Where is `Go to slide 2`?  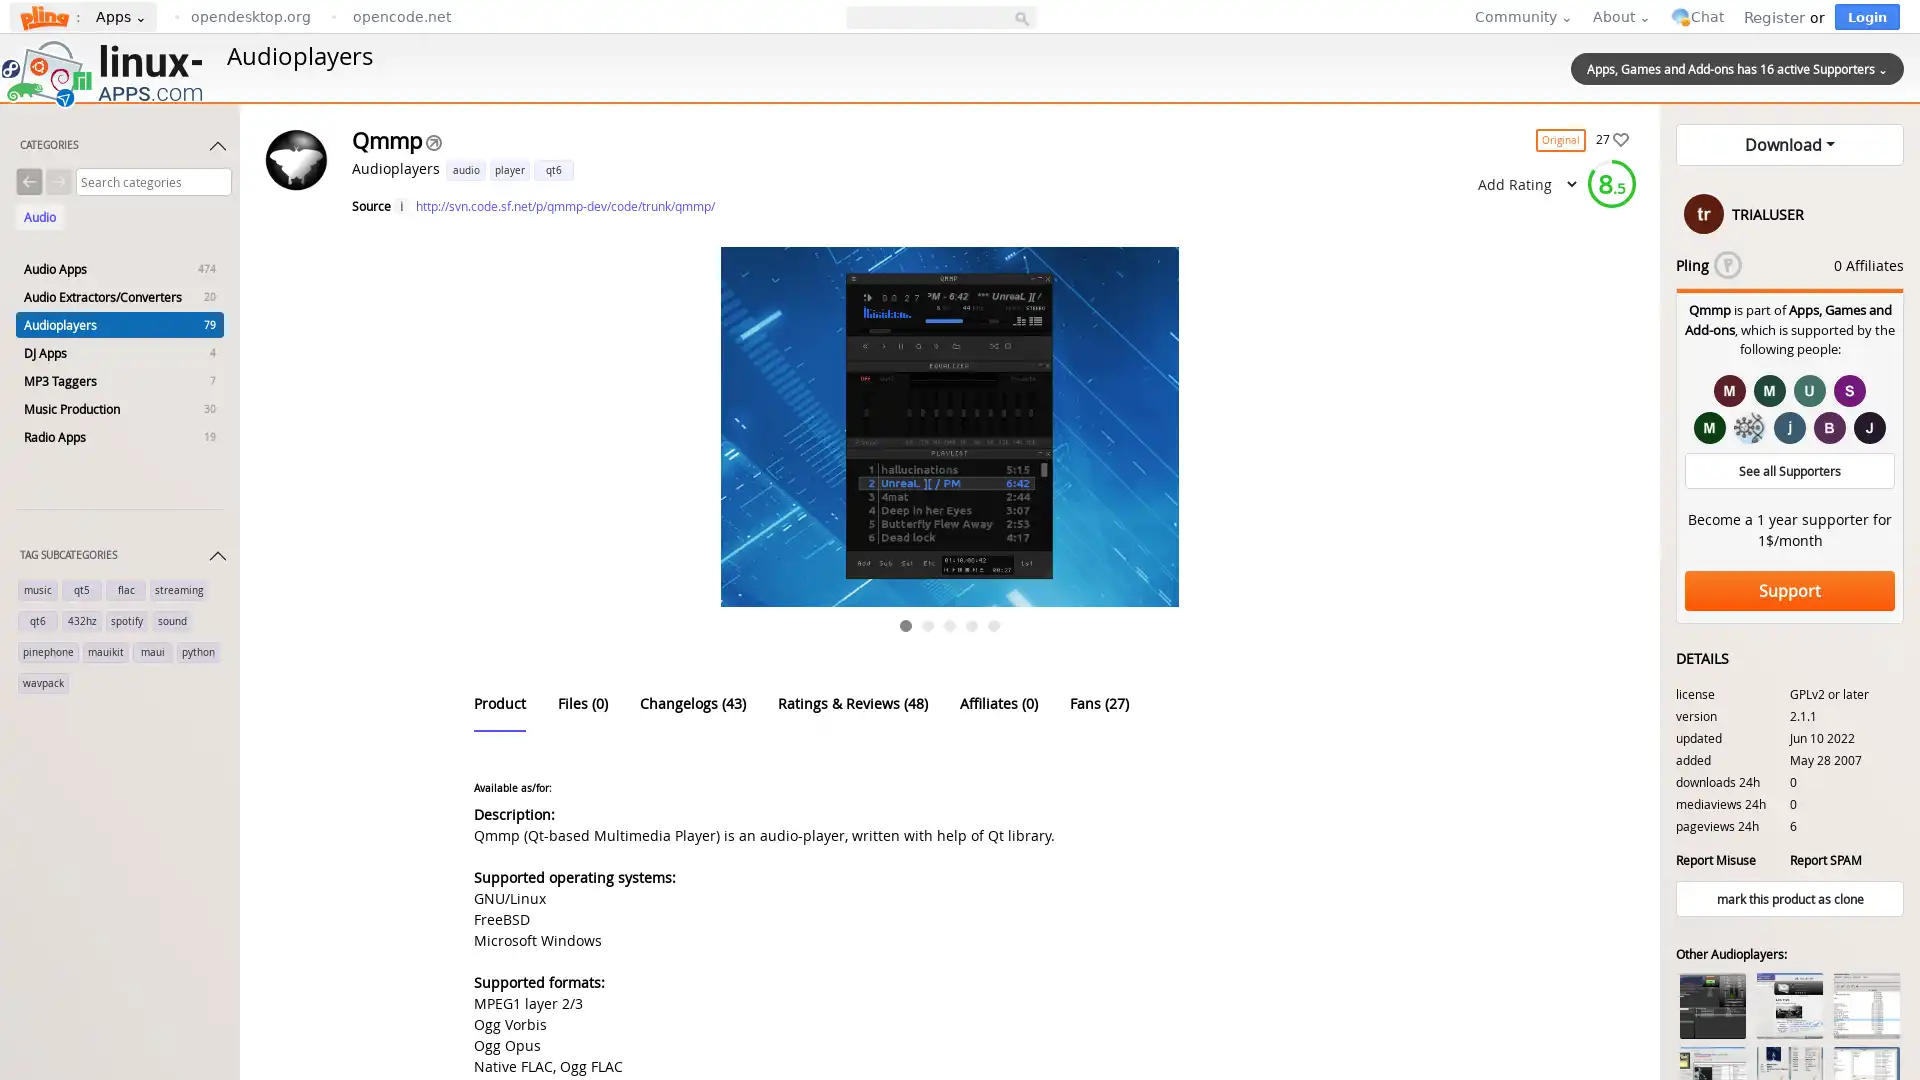
Go to slide 2 is located at coordinates (926, 624).